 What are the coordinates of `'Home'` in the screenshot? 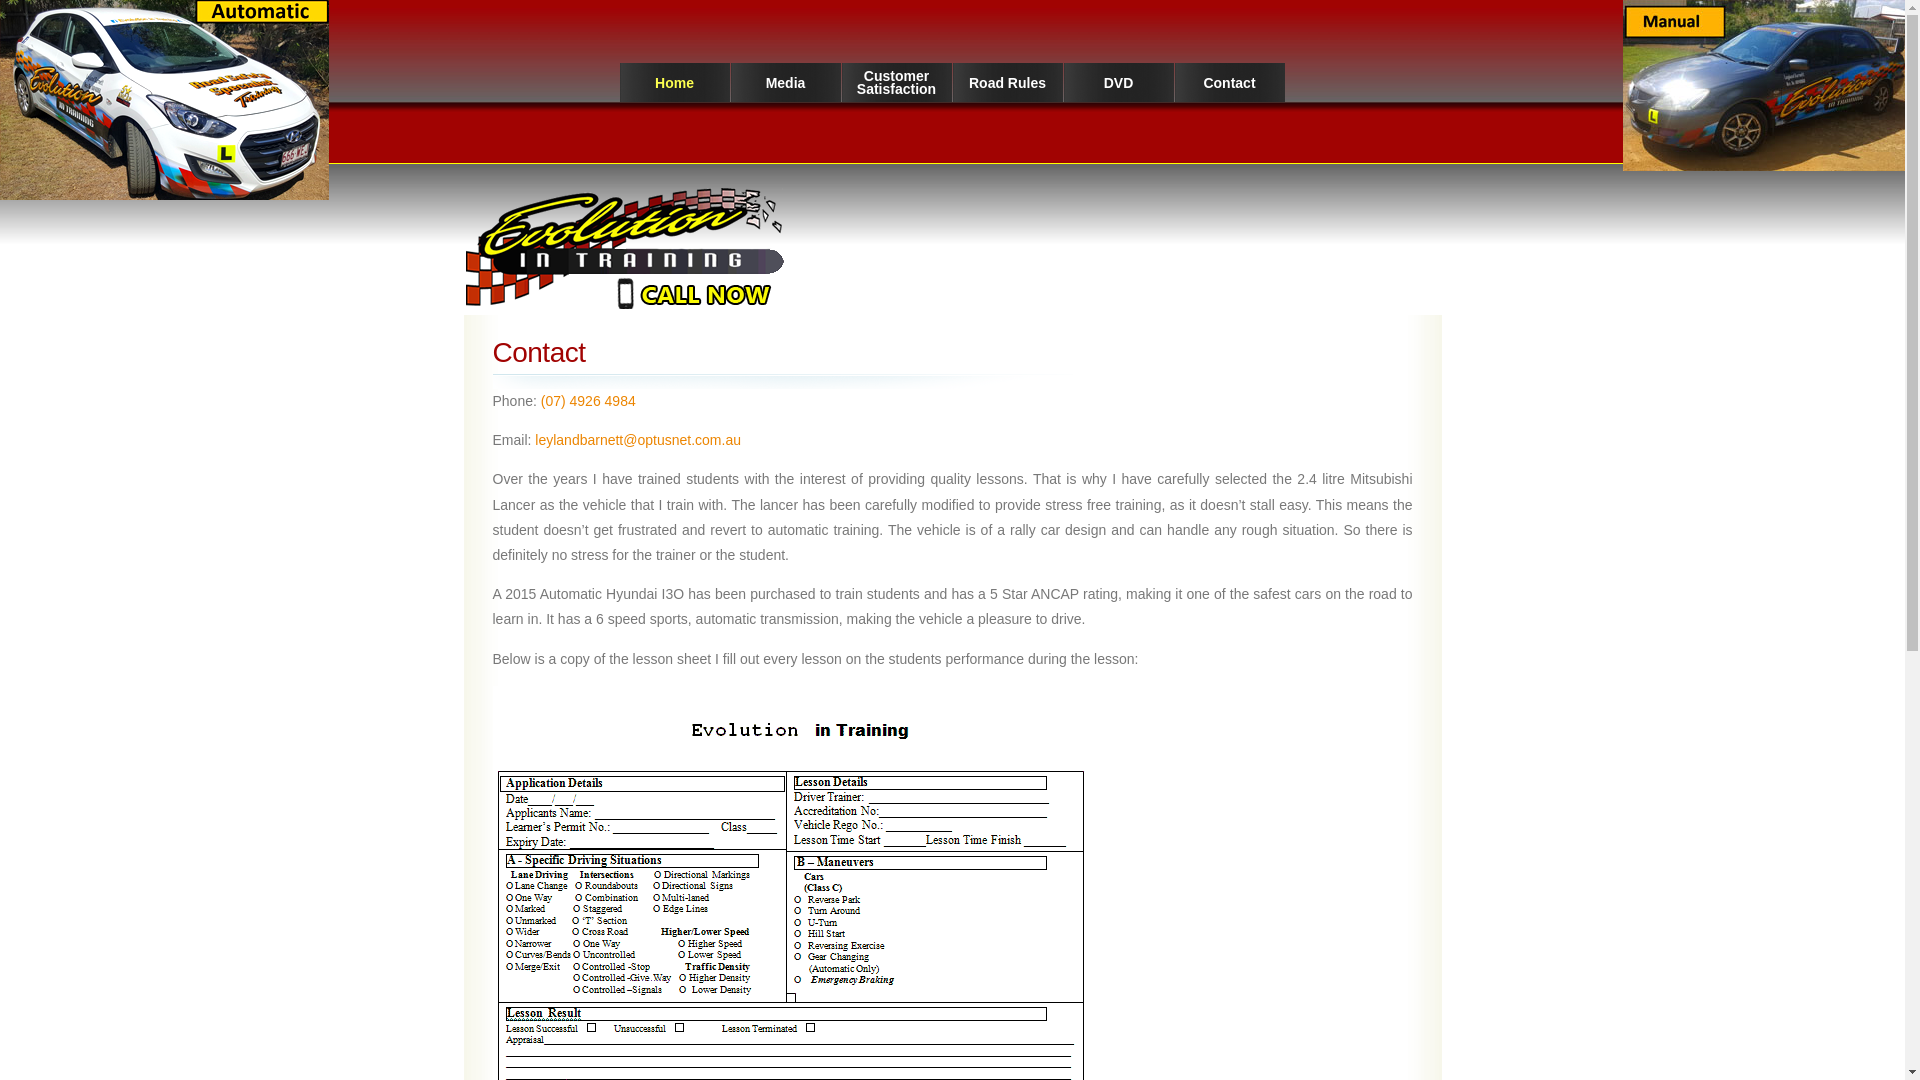 It's located at (675, 83).